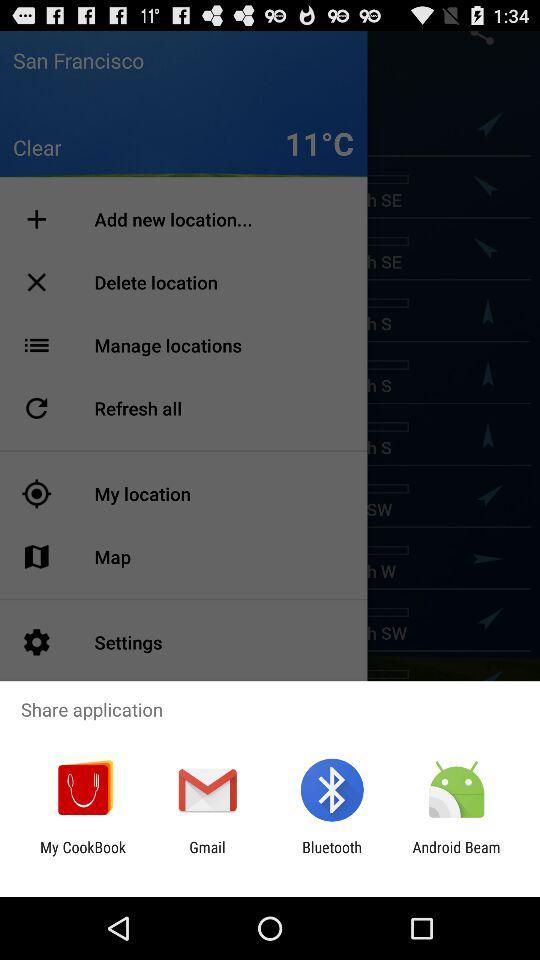  What do you see at coordinates (332, 855) in the screenshot?
I see `app to the left of android beam app` at bounding box center [332, 855].